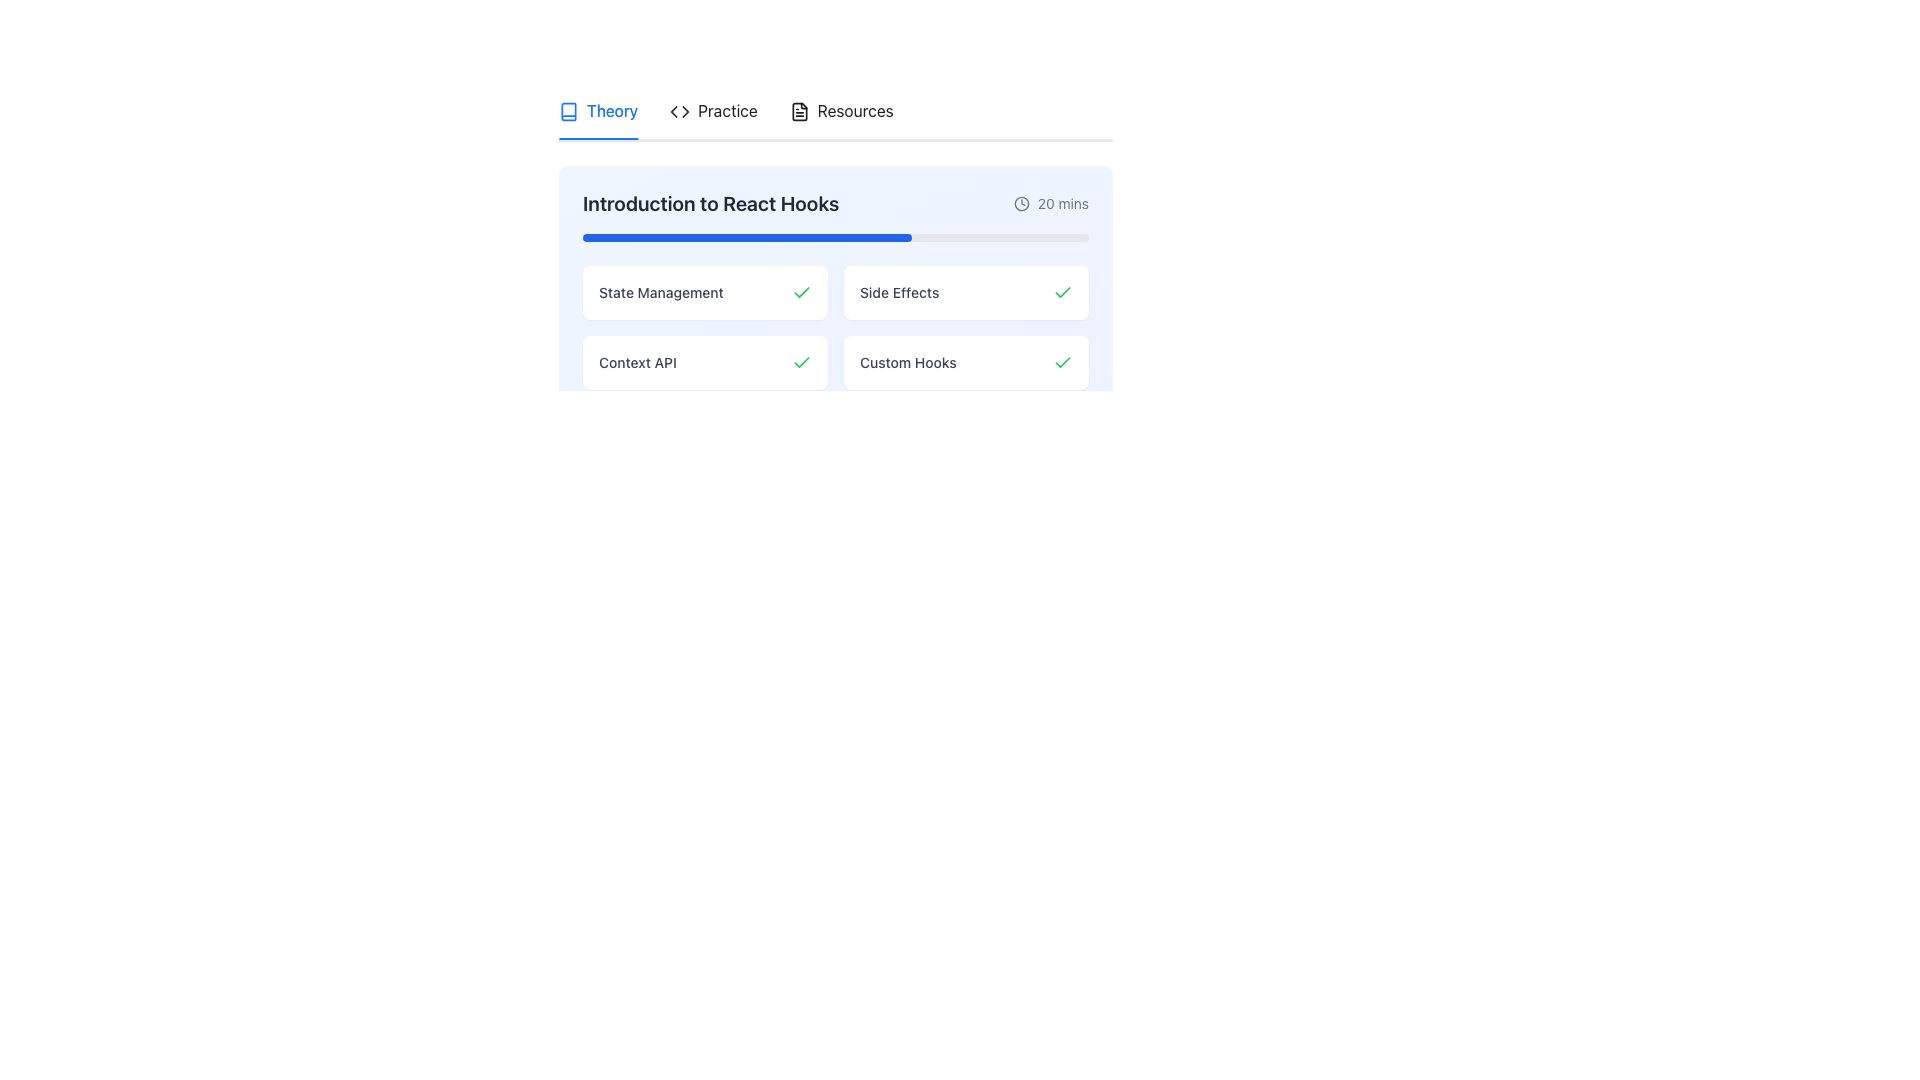  What do you see at coordinates (907, 363) in the screenshot?
I see `the static text label reading 'Custom Hooks', styled with medium font weight and gray color, located in the bottom-right position of a grid layout, directly below 'Side Effects' and to the right of 'Context API'` at bounding box center [907, 363].